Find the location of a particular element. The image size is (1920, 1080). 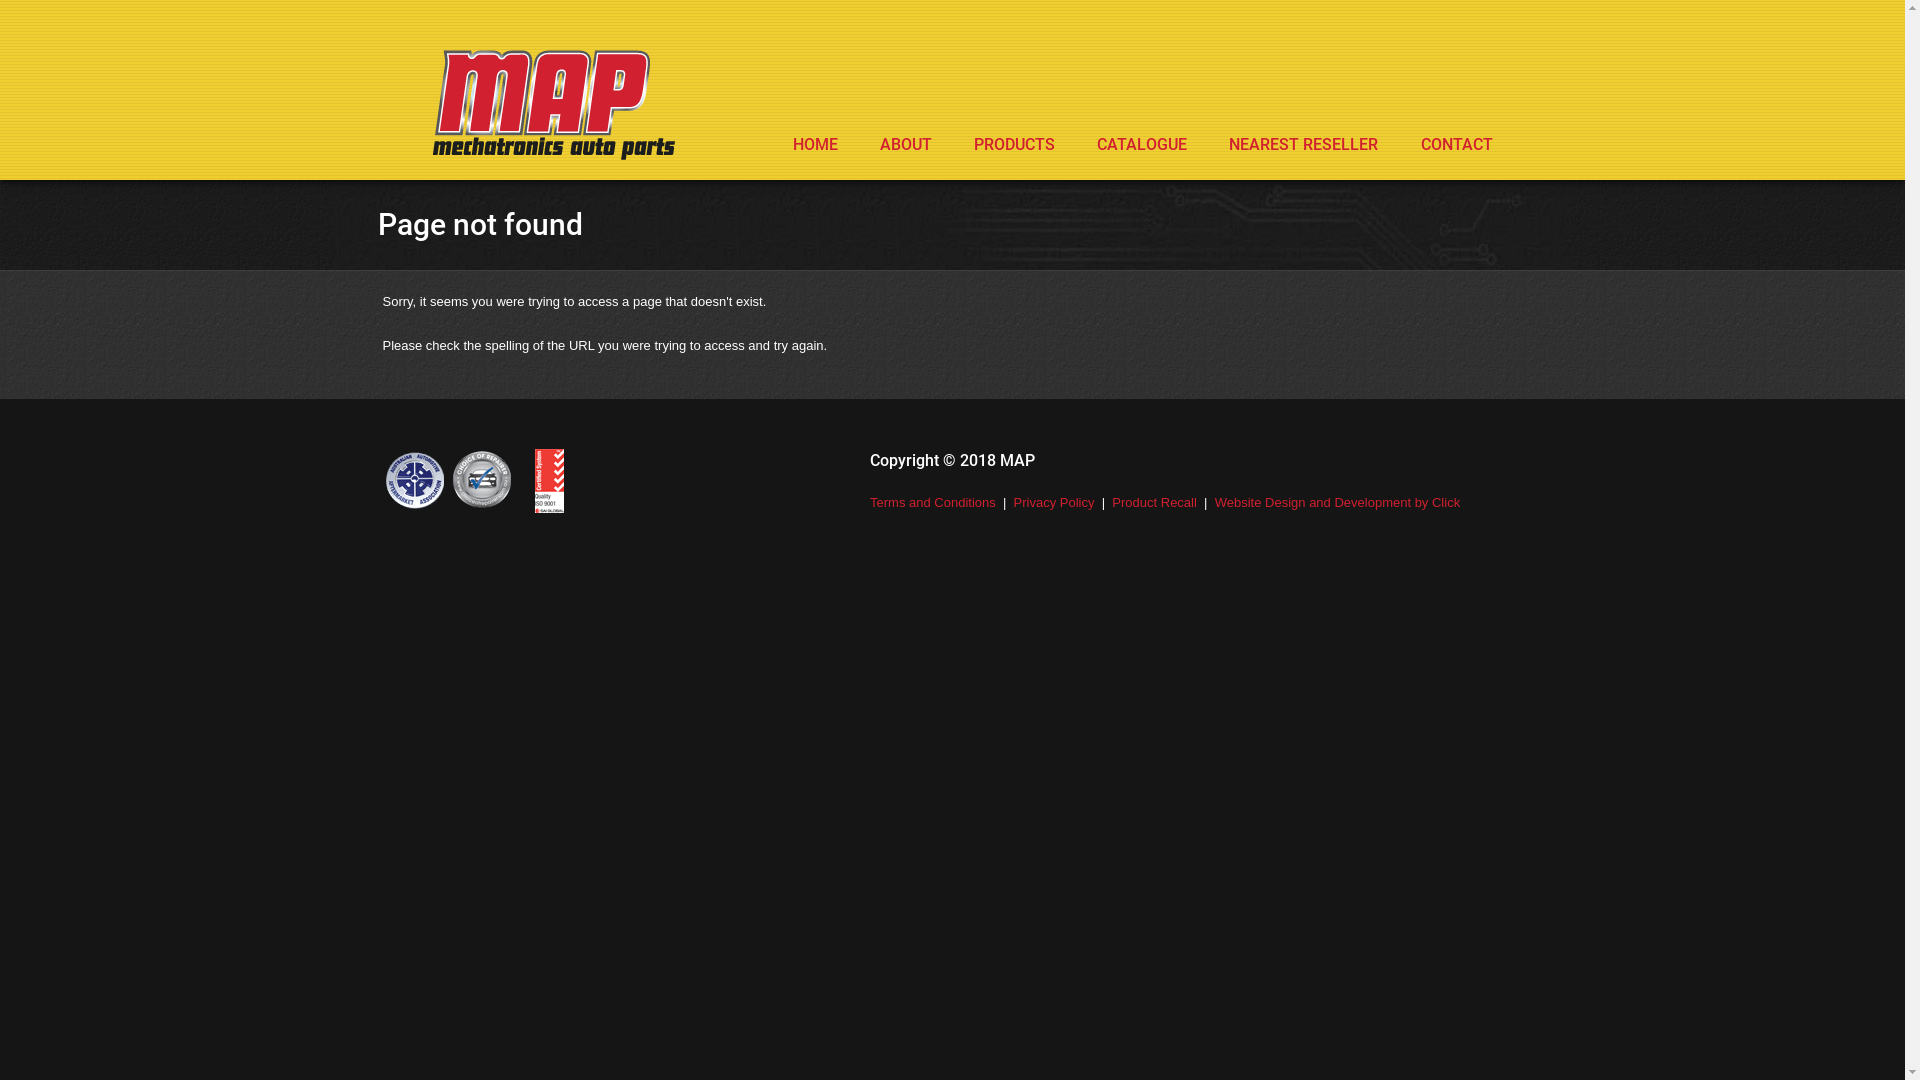

'Choice of Repairer' is located at coordinates (550, 481).